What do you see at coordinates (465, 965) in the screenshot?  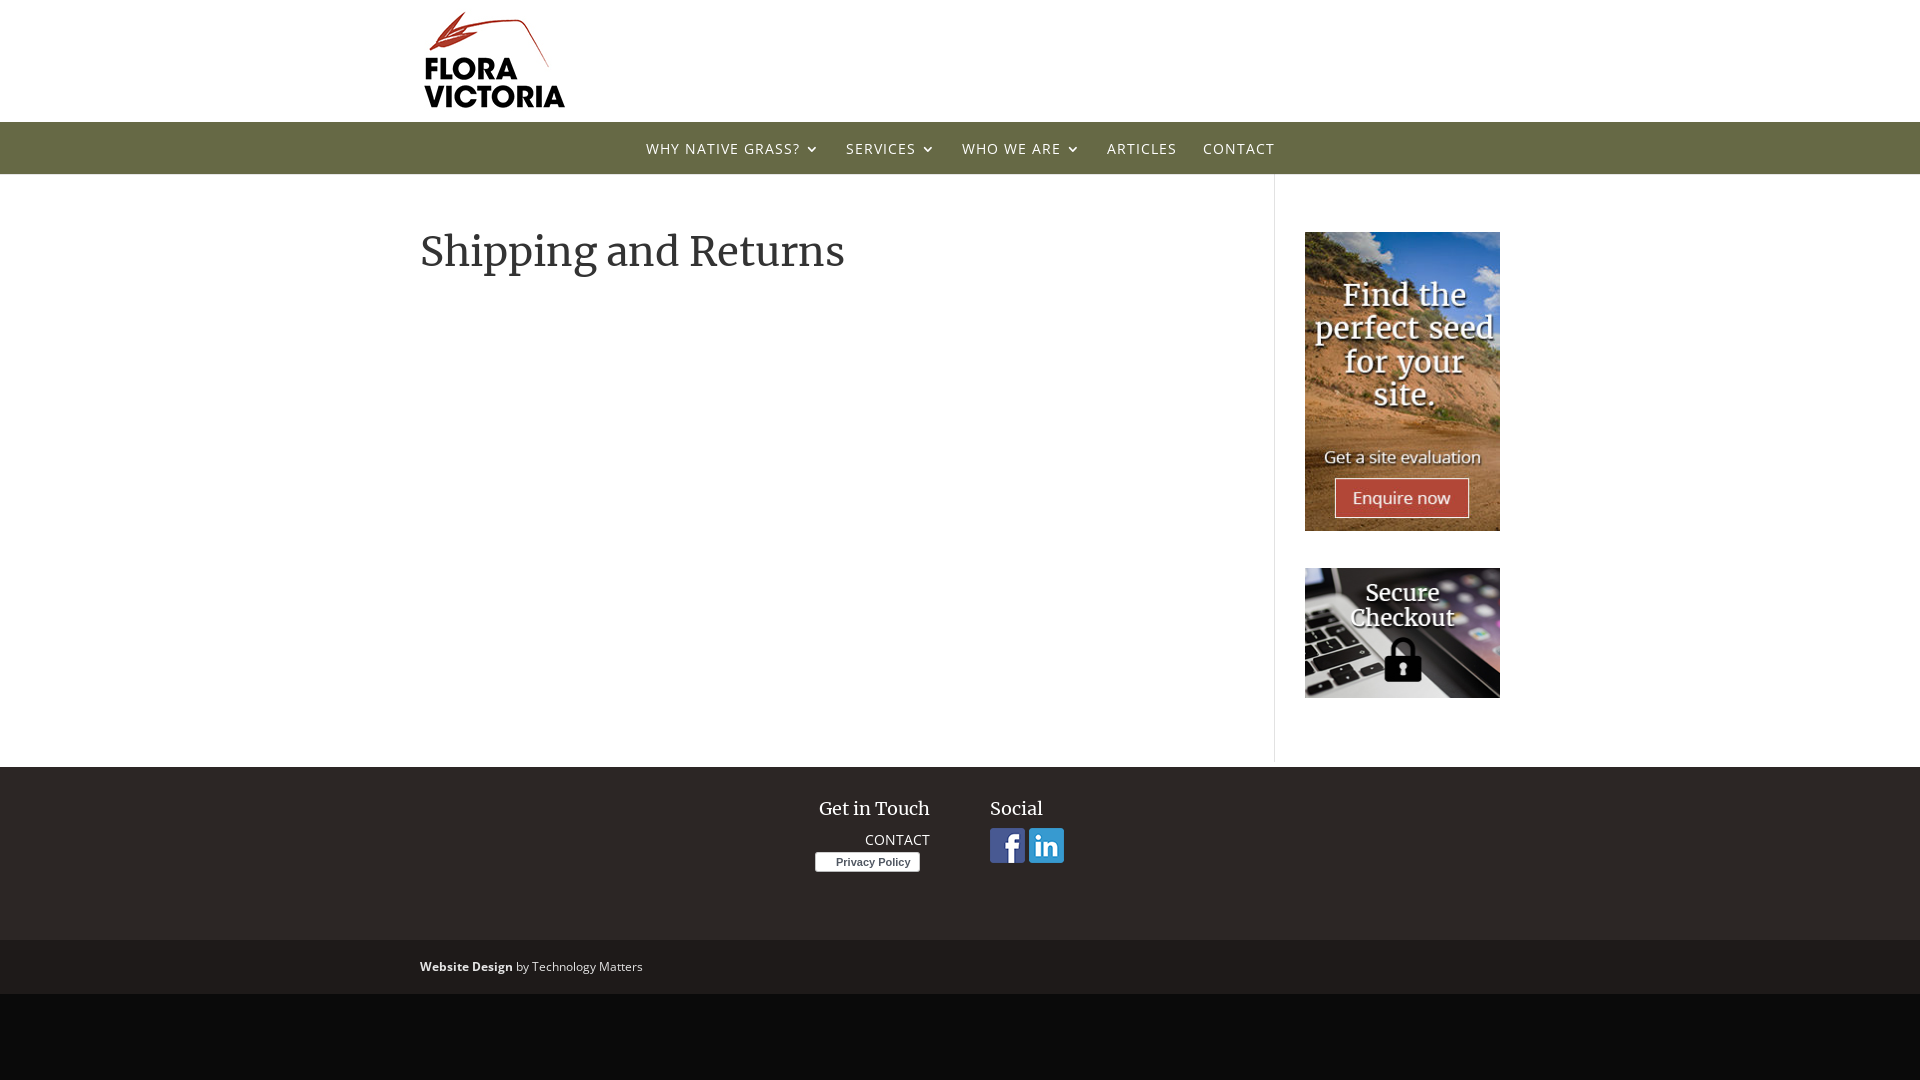 I see `'Website Design'` at bounding box center [465, 965].